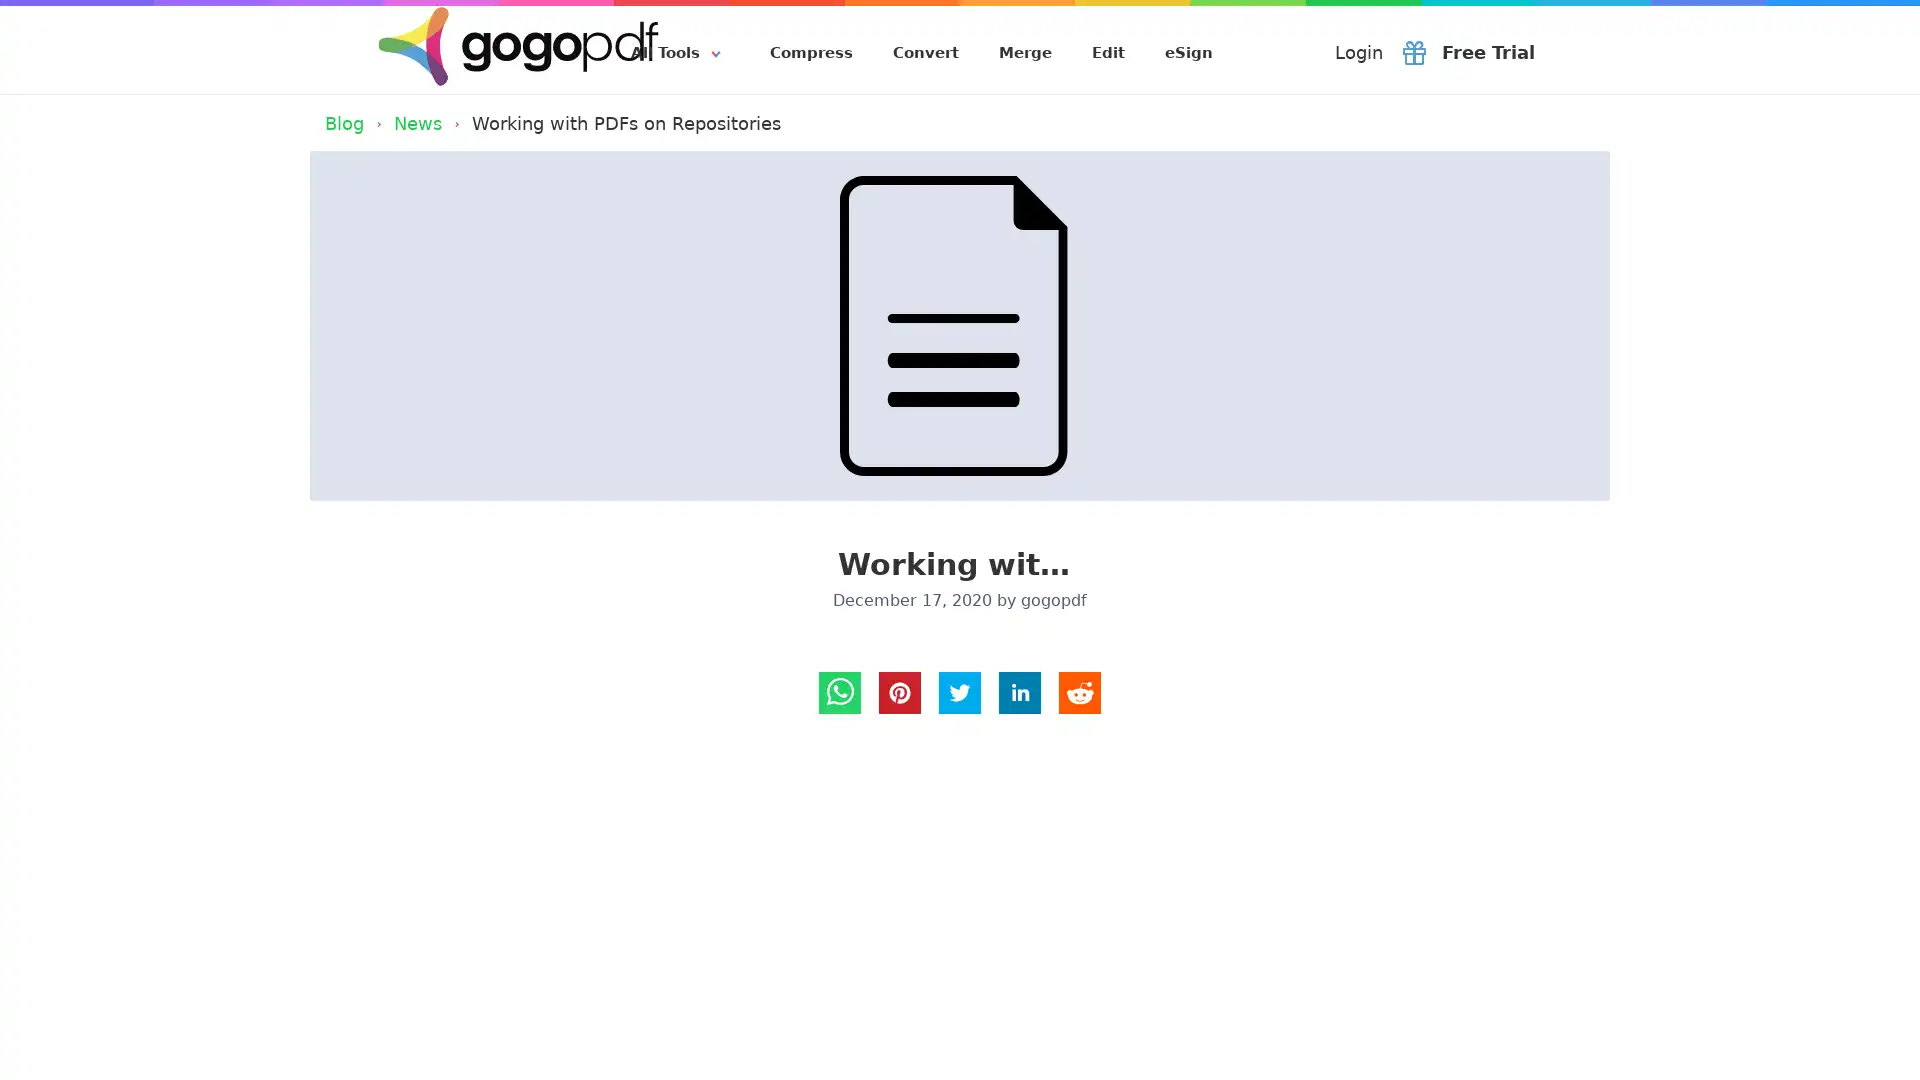  I want to click on Reddit, so click(1079, 692).